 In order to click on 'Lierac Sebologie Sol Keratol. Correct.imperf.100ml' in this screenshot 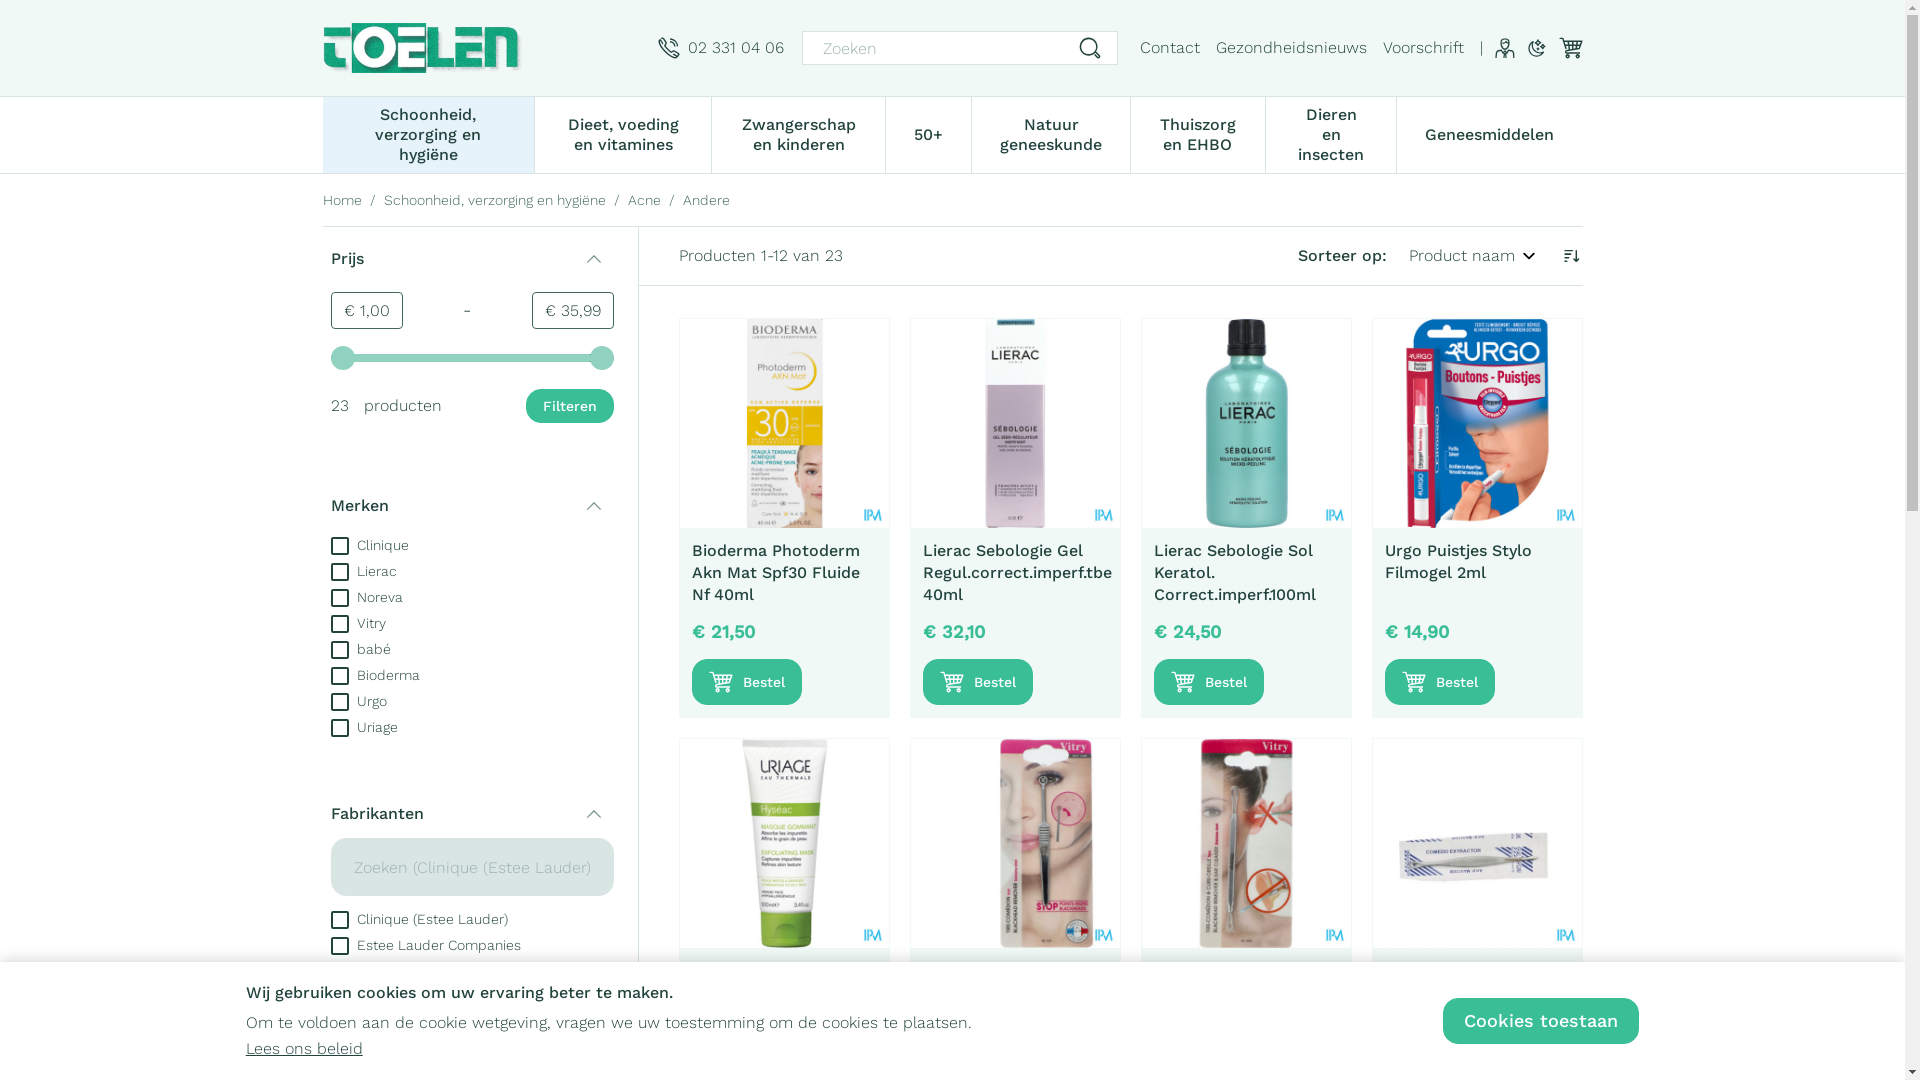, I will do `click(1245, 422)`.